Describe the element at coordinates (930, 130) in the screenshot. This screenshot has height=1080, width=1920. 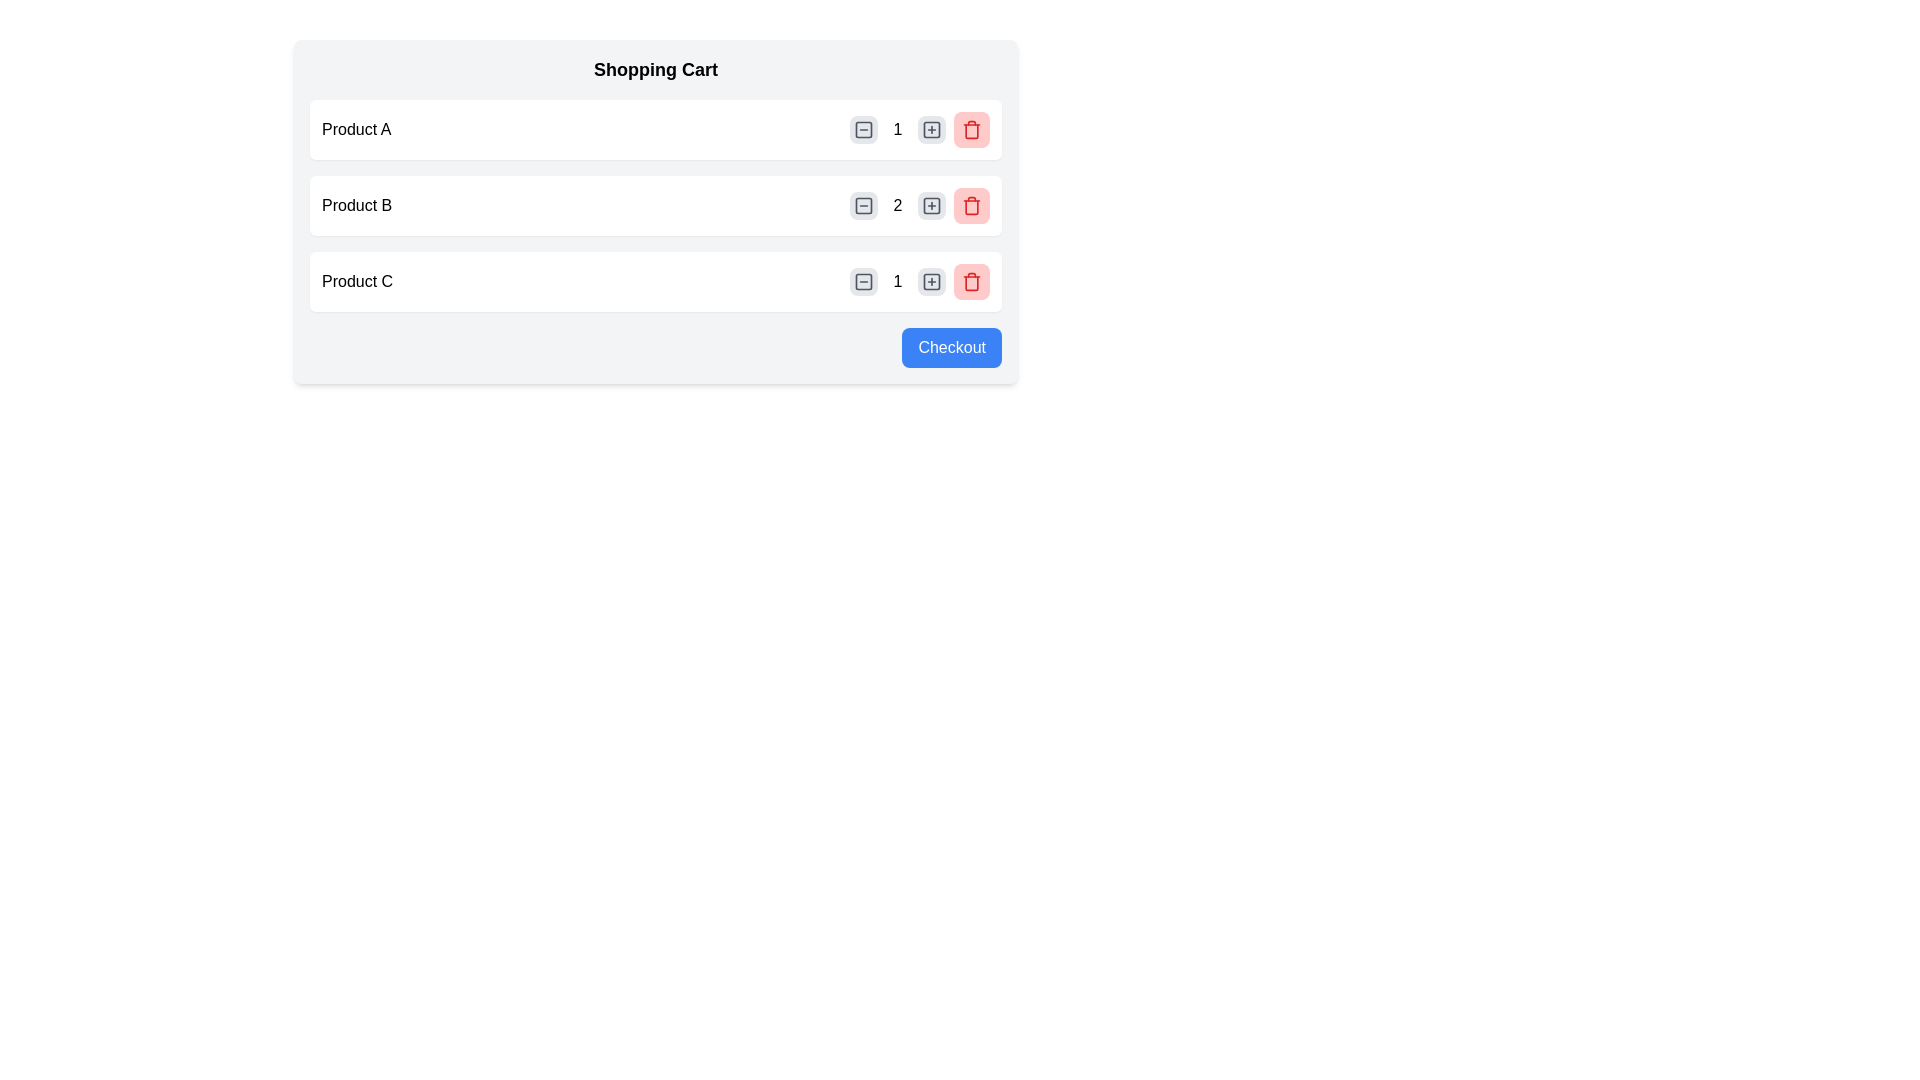
I see `the square-shaped button with a plus sign in the center, located to the right side of the quantity field for 'Product B' in the shopping cart list` at that location.